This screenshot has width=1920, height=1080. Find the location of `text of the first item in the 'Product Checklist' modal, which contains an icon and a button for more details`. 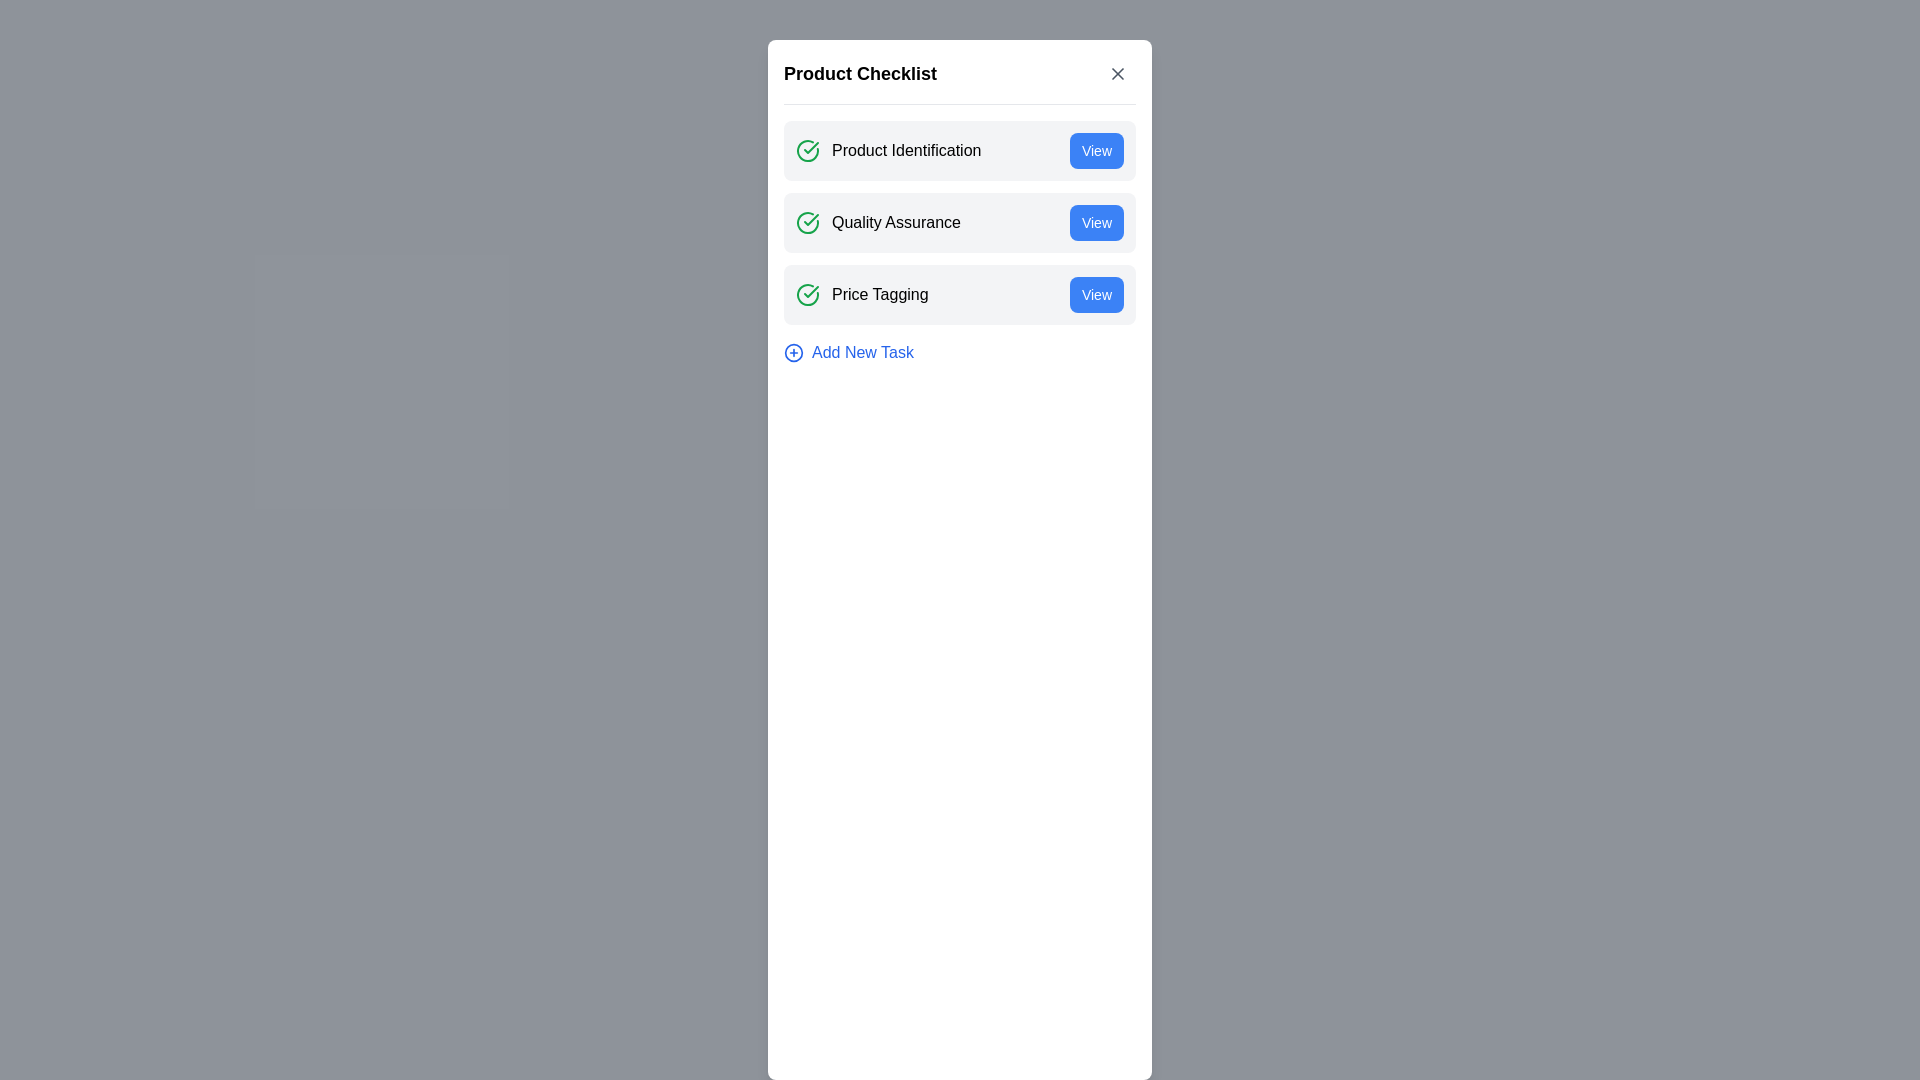

text of the first item in the 'Product Checklist' modal, which contains an icon and a button for more details is located at coordinates (960, 149).